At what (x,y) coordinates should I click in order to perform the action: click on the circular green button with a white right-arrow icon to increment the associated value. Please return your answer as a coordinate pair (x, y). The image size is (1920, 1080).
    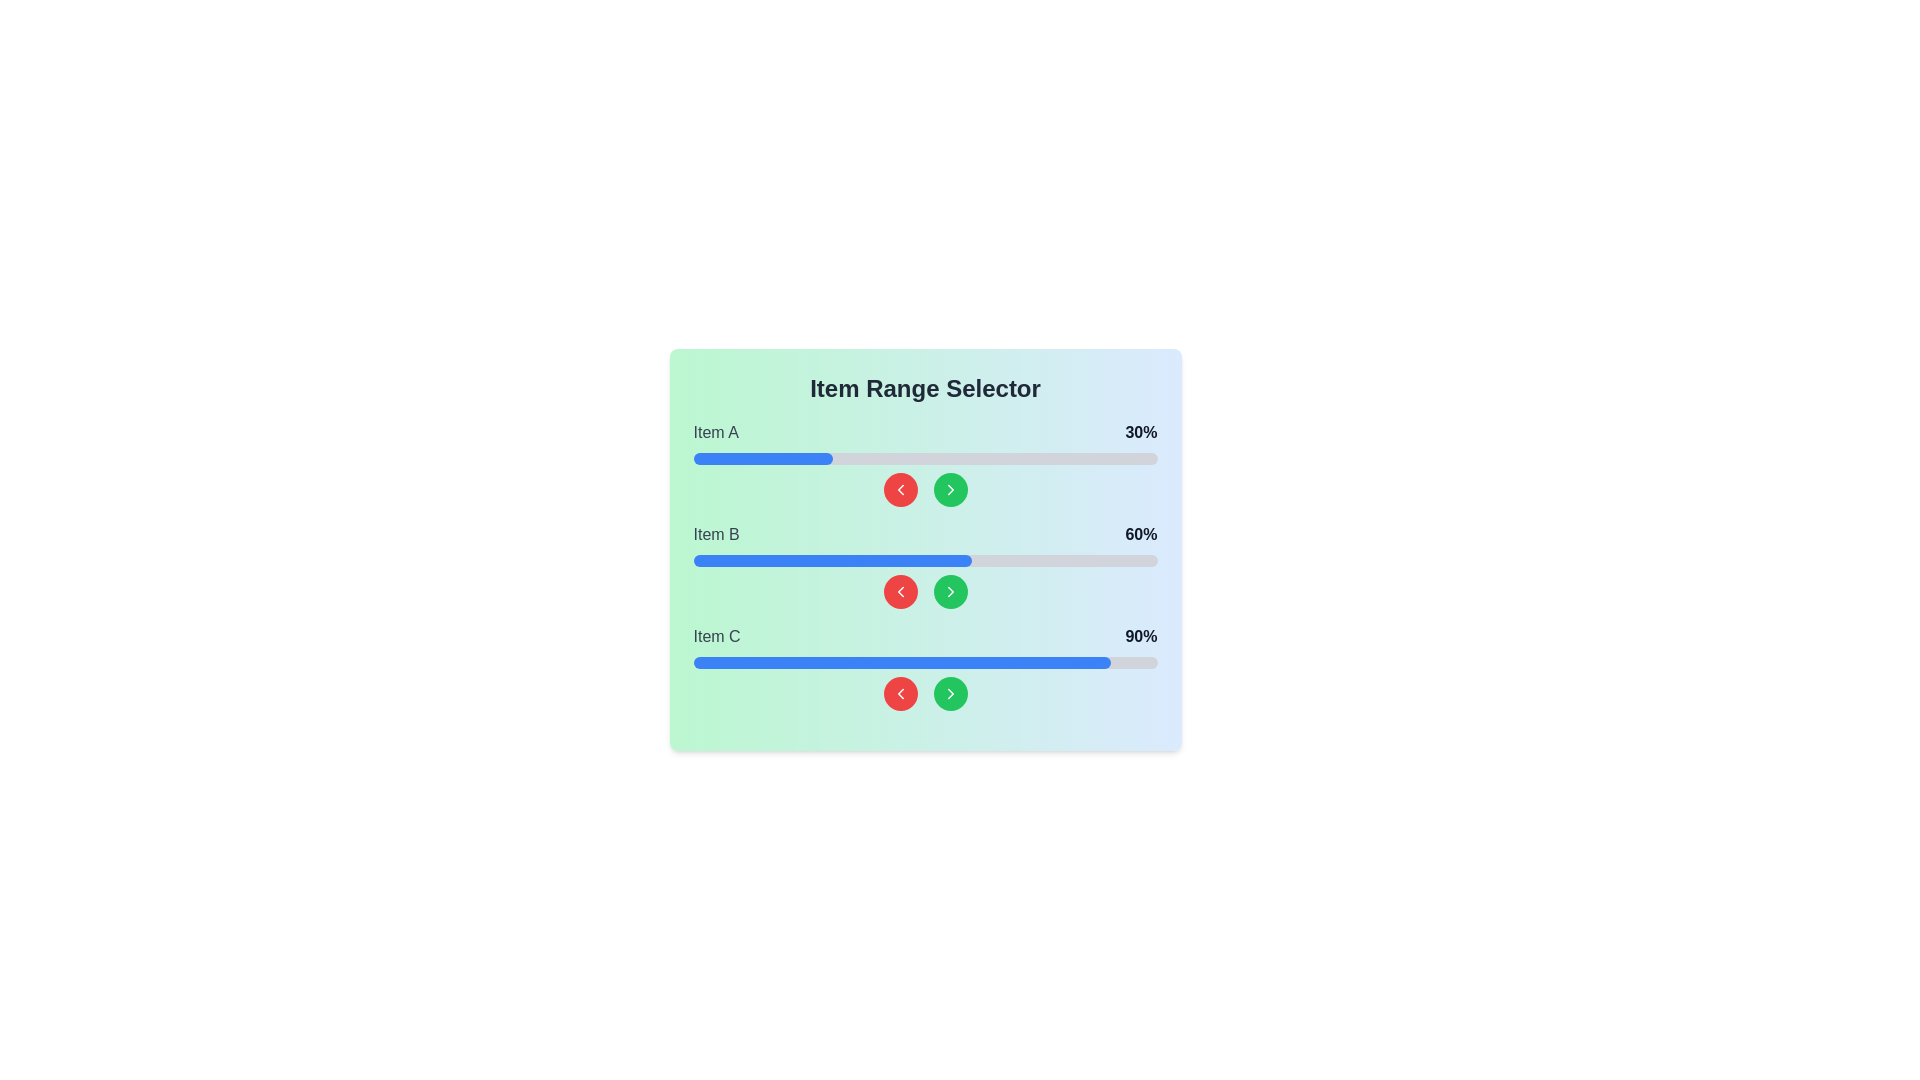
    Looking at the image, I should click on (949, 590).